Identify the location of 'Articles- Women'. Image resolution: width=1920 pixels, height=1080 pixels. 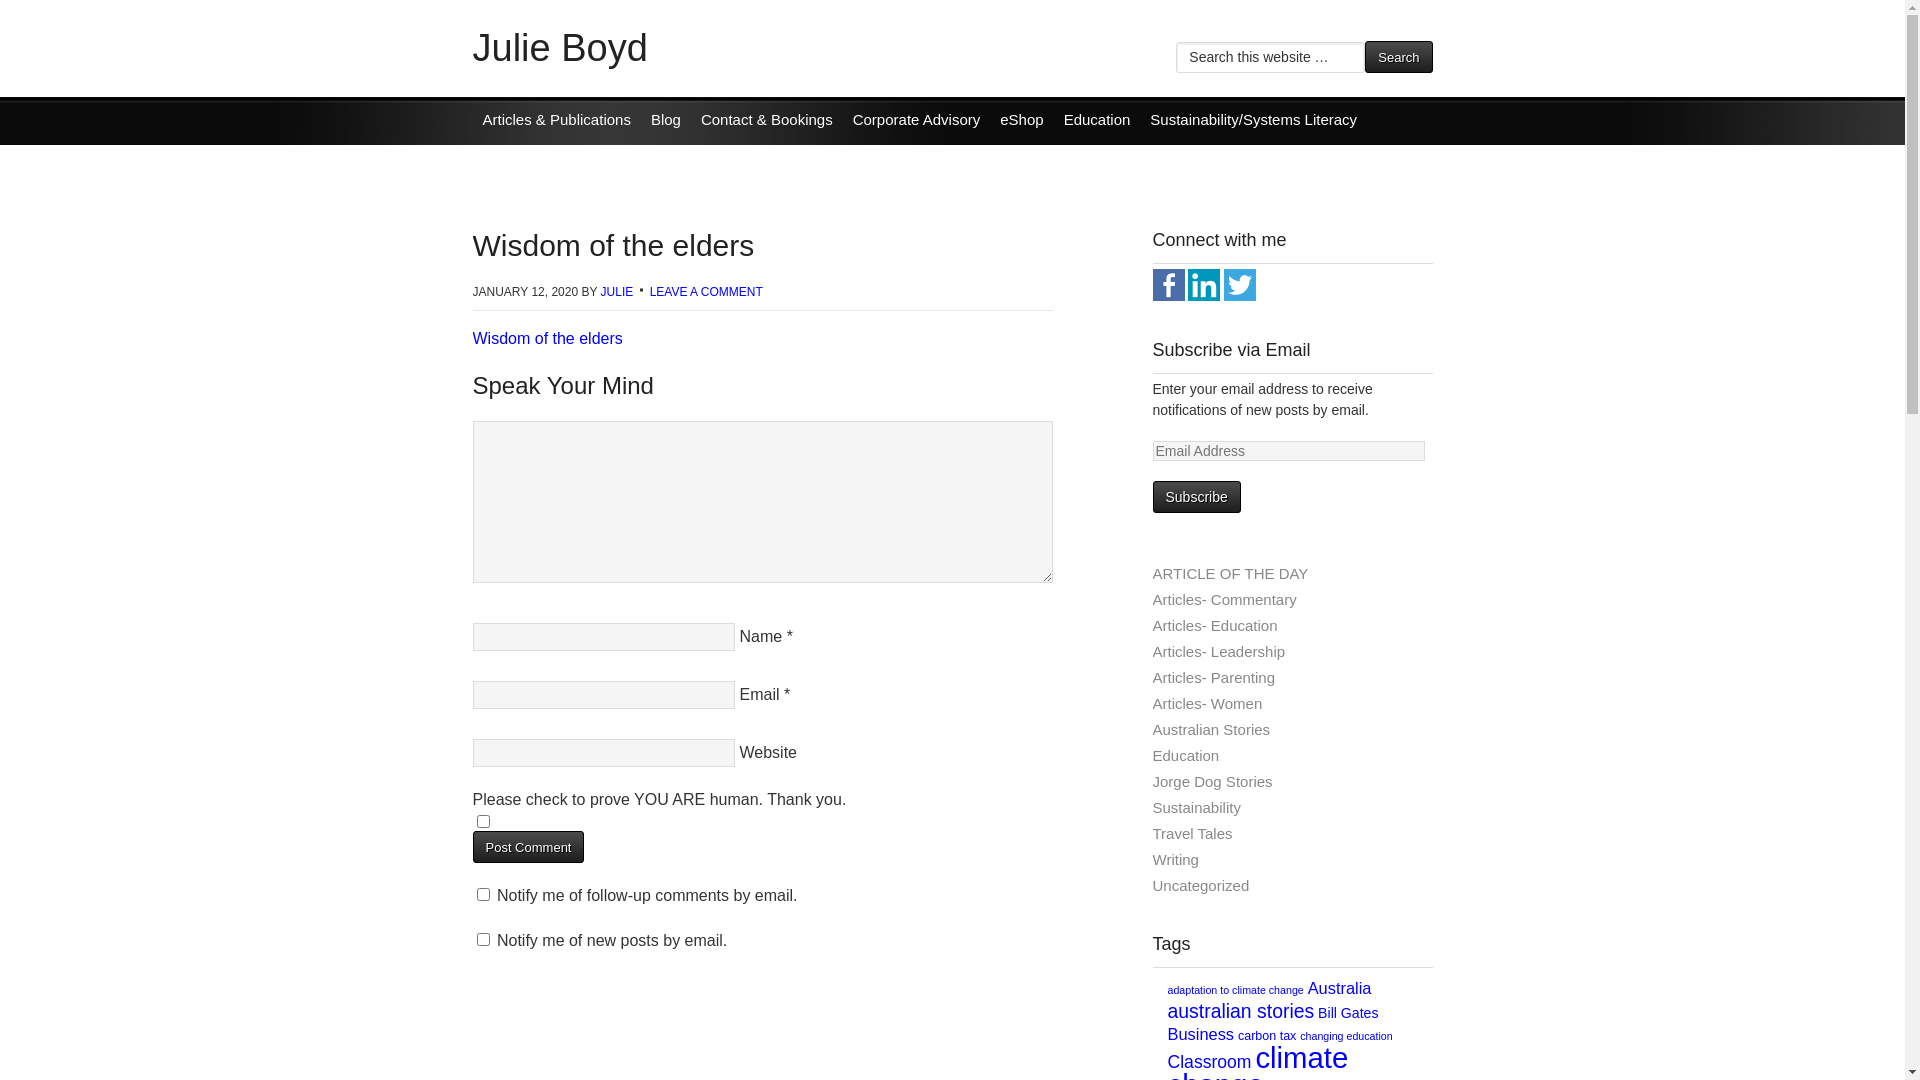
(1152, 702).